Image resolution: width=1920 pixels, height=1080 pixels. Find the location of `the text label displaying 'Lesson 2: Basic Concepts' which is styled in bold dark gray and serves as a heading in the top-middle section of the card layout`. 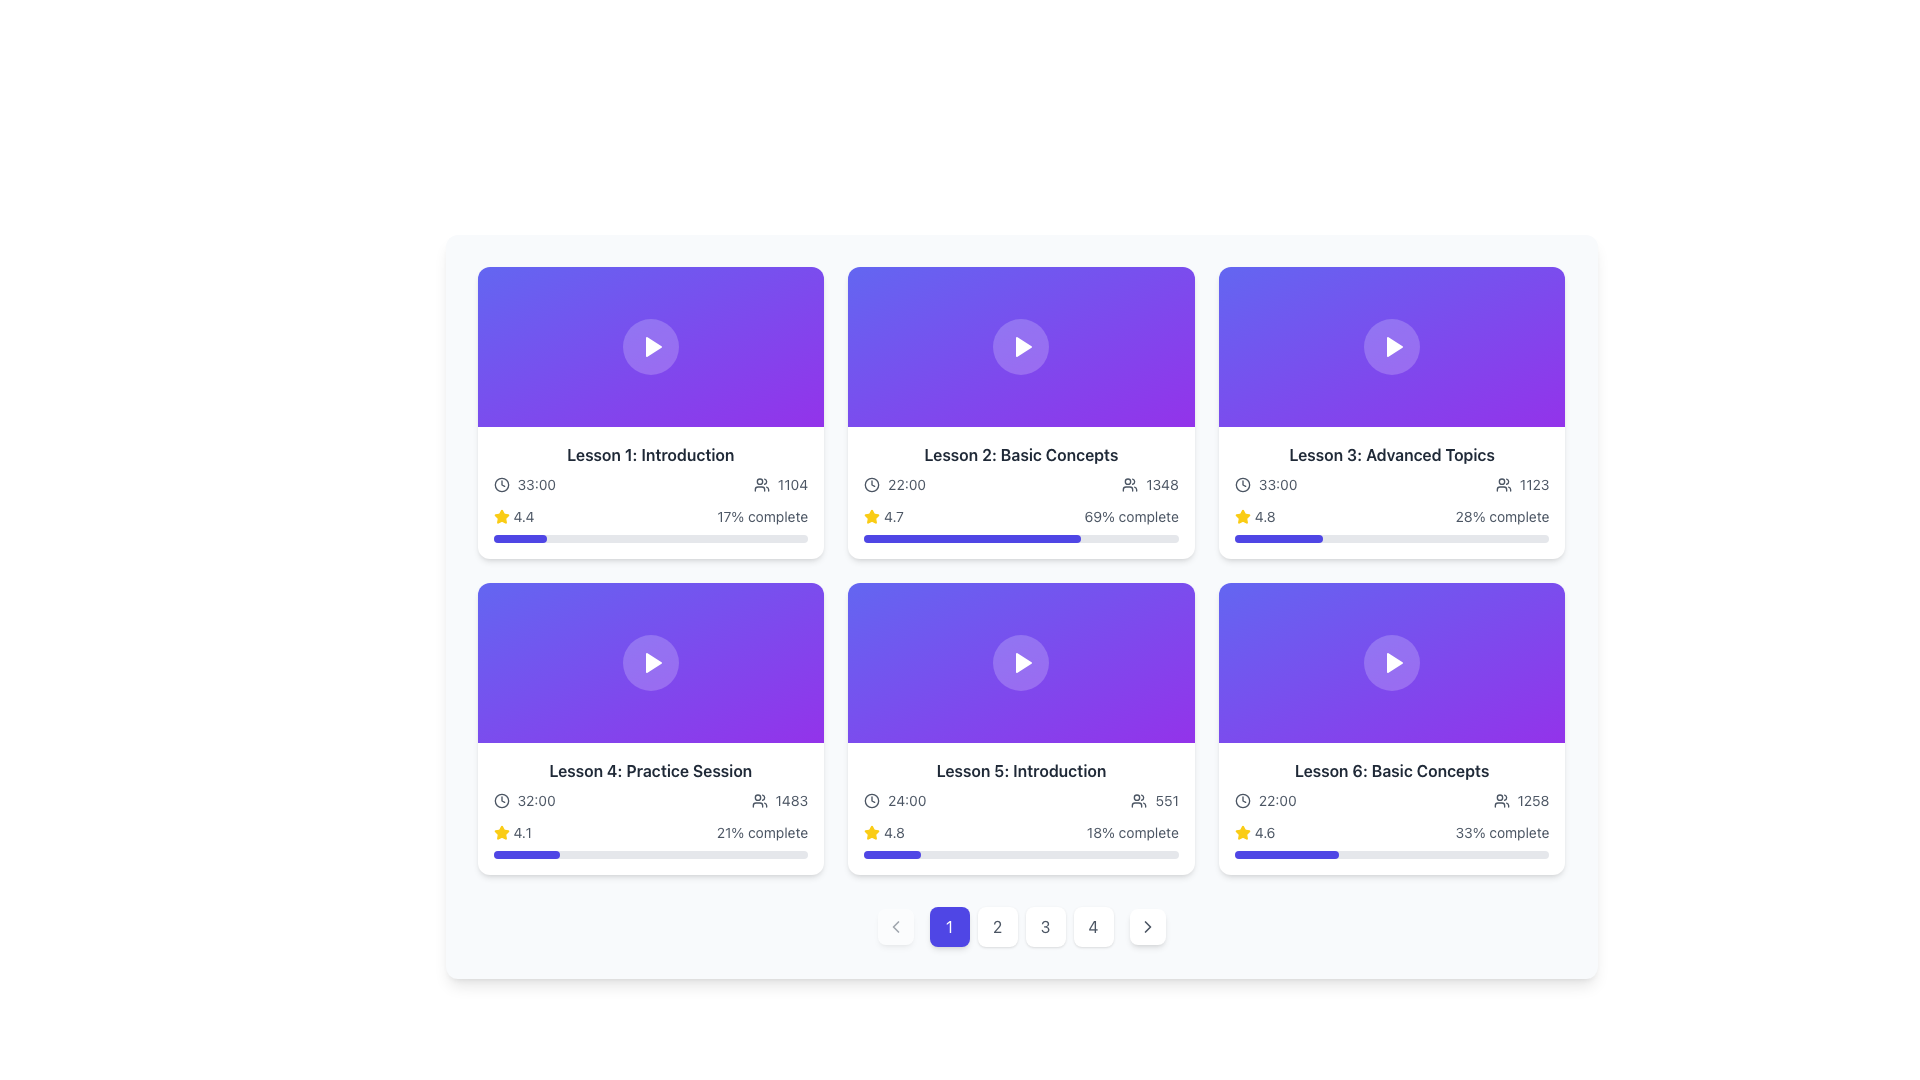

the text label displaying 'Lesson 2: Basic Concepts' which is styled in bold dark gray and serves as a heading in the top-middle section of the card layout is located at coordinates (1021, 455).